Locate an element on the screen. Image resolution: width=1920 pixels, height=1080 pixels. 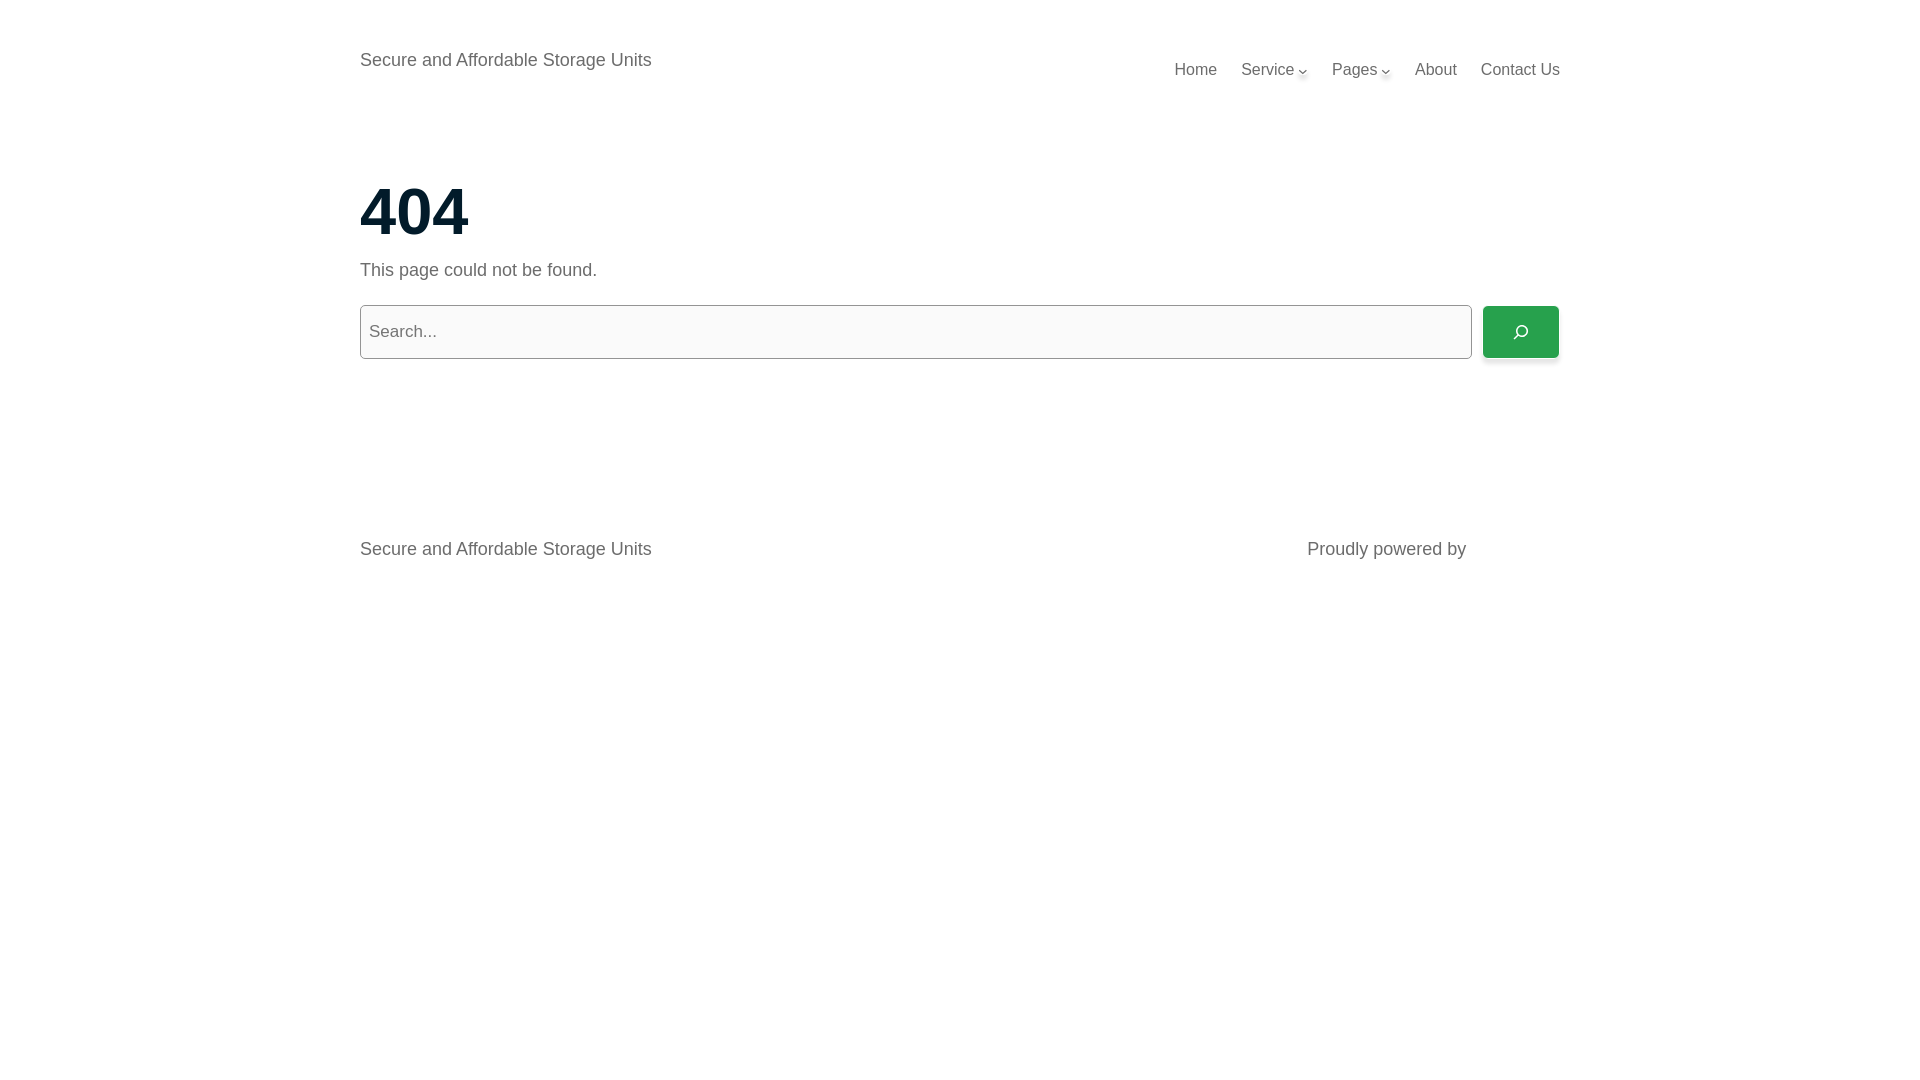
'Pages' is located at coordinates (1354, 69).